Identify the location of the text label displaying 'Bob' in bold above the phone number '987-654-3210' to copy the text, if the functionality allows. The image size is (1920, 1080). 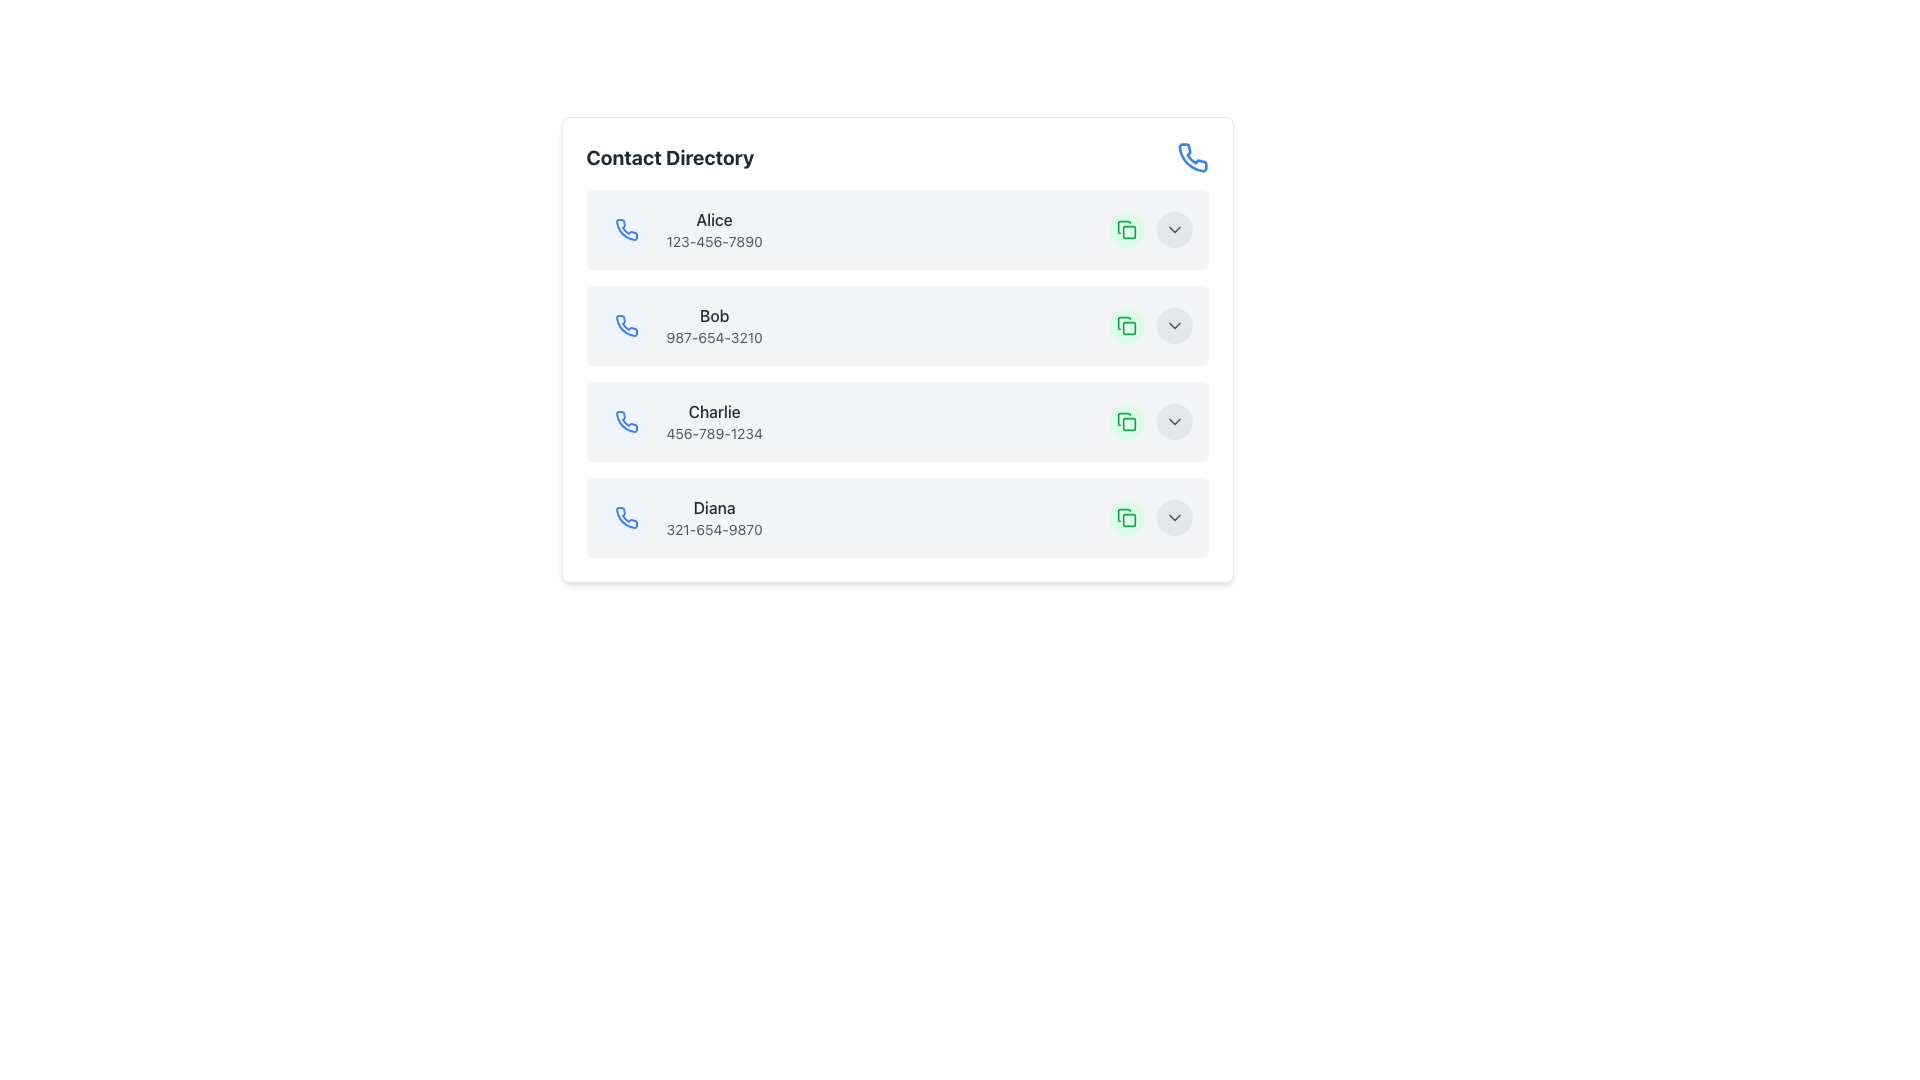
(714, 325).